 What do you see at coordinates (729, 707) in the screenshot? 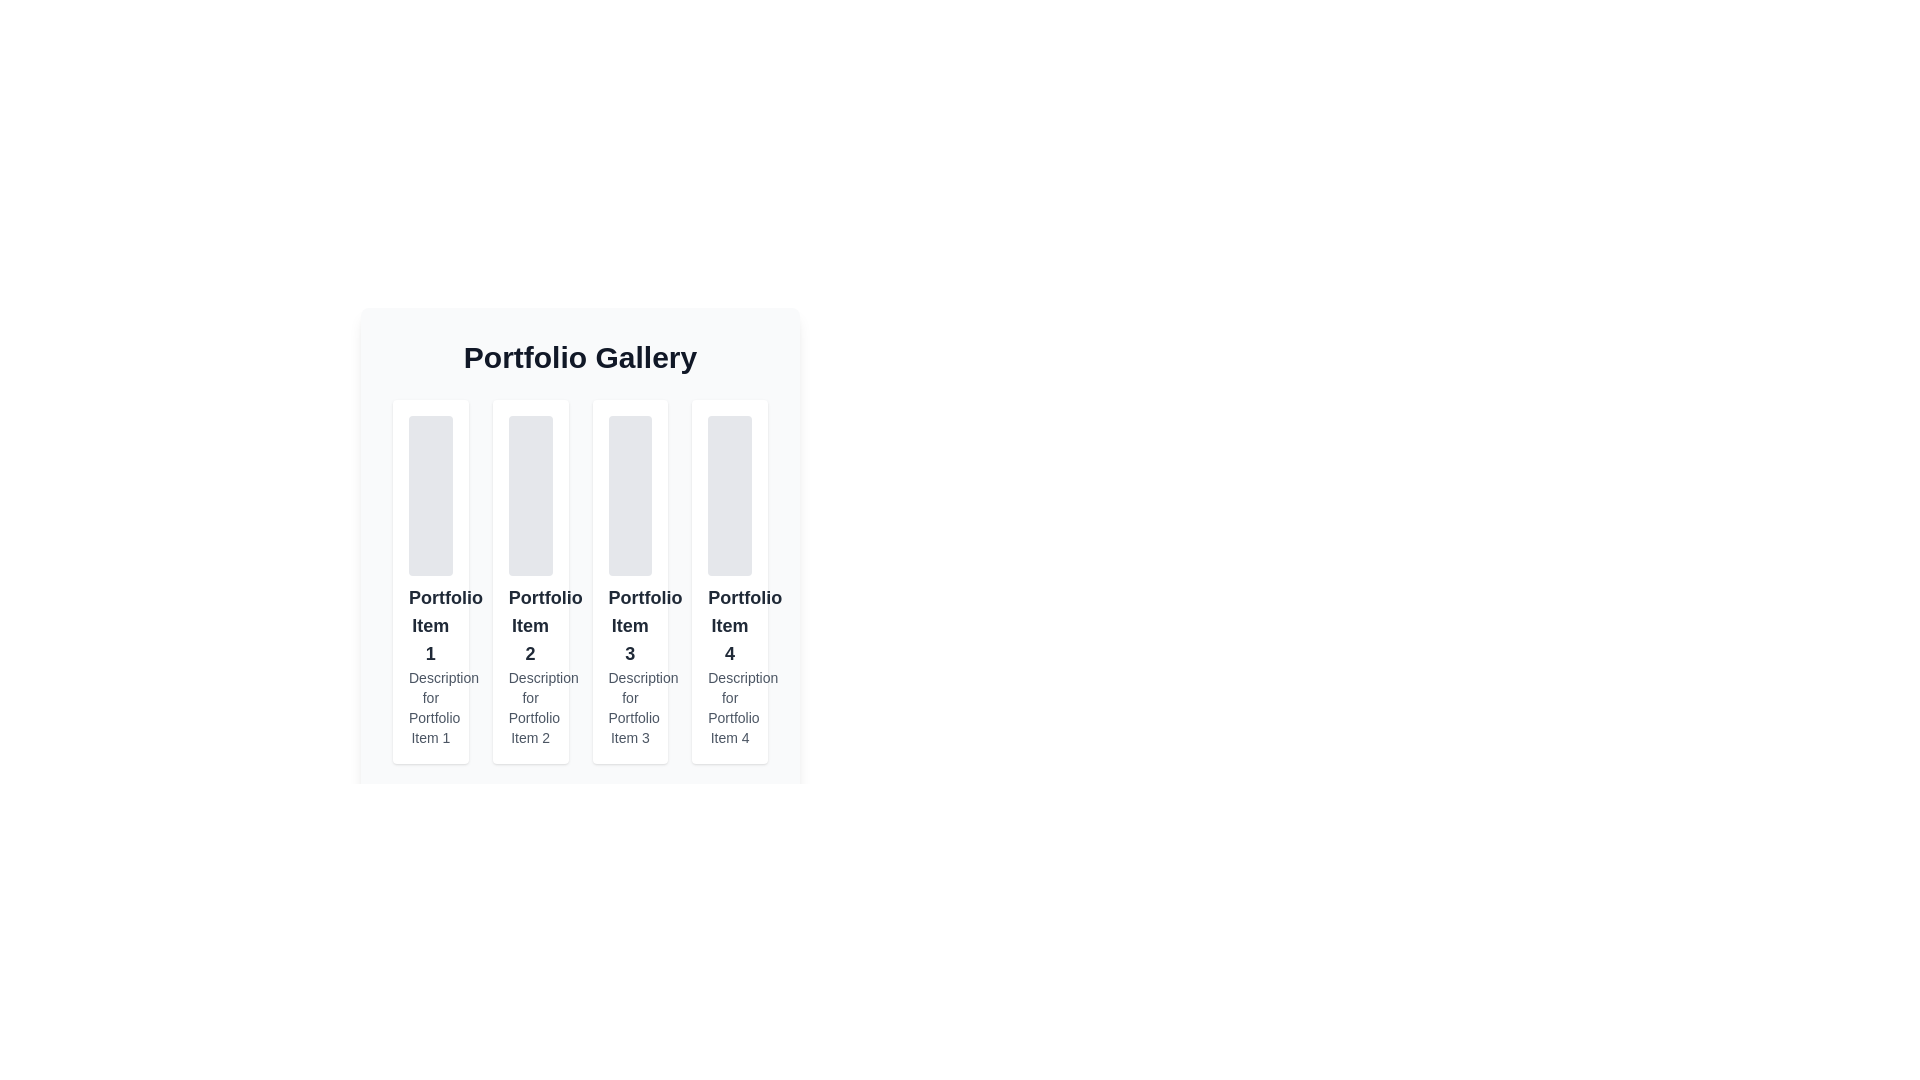
I see `the informative description text for 'Portfolio Item 4', which is located in the fourth column of the 'Portfolio Gallery' layout, below the heading` at bounding box center [729, 707].